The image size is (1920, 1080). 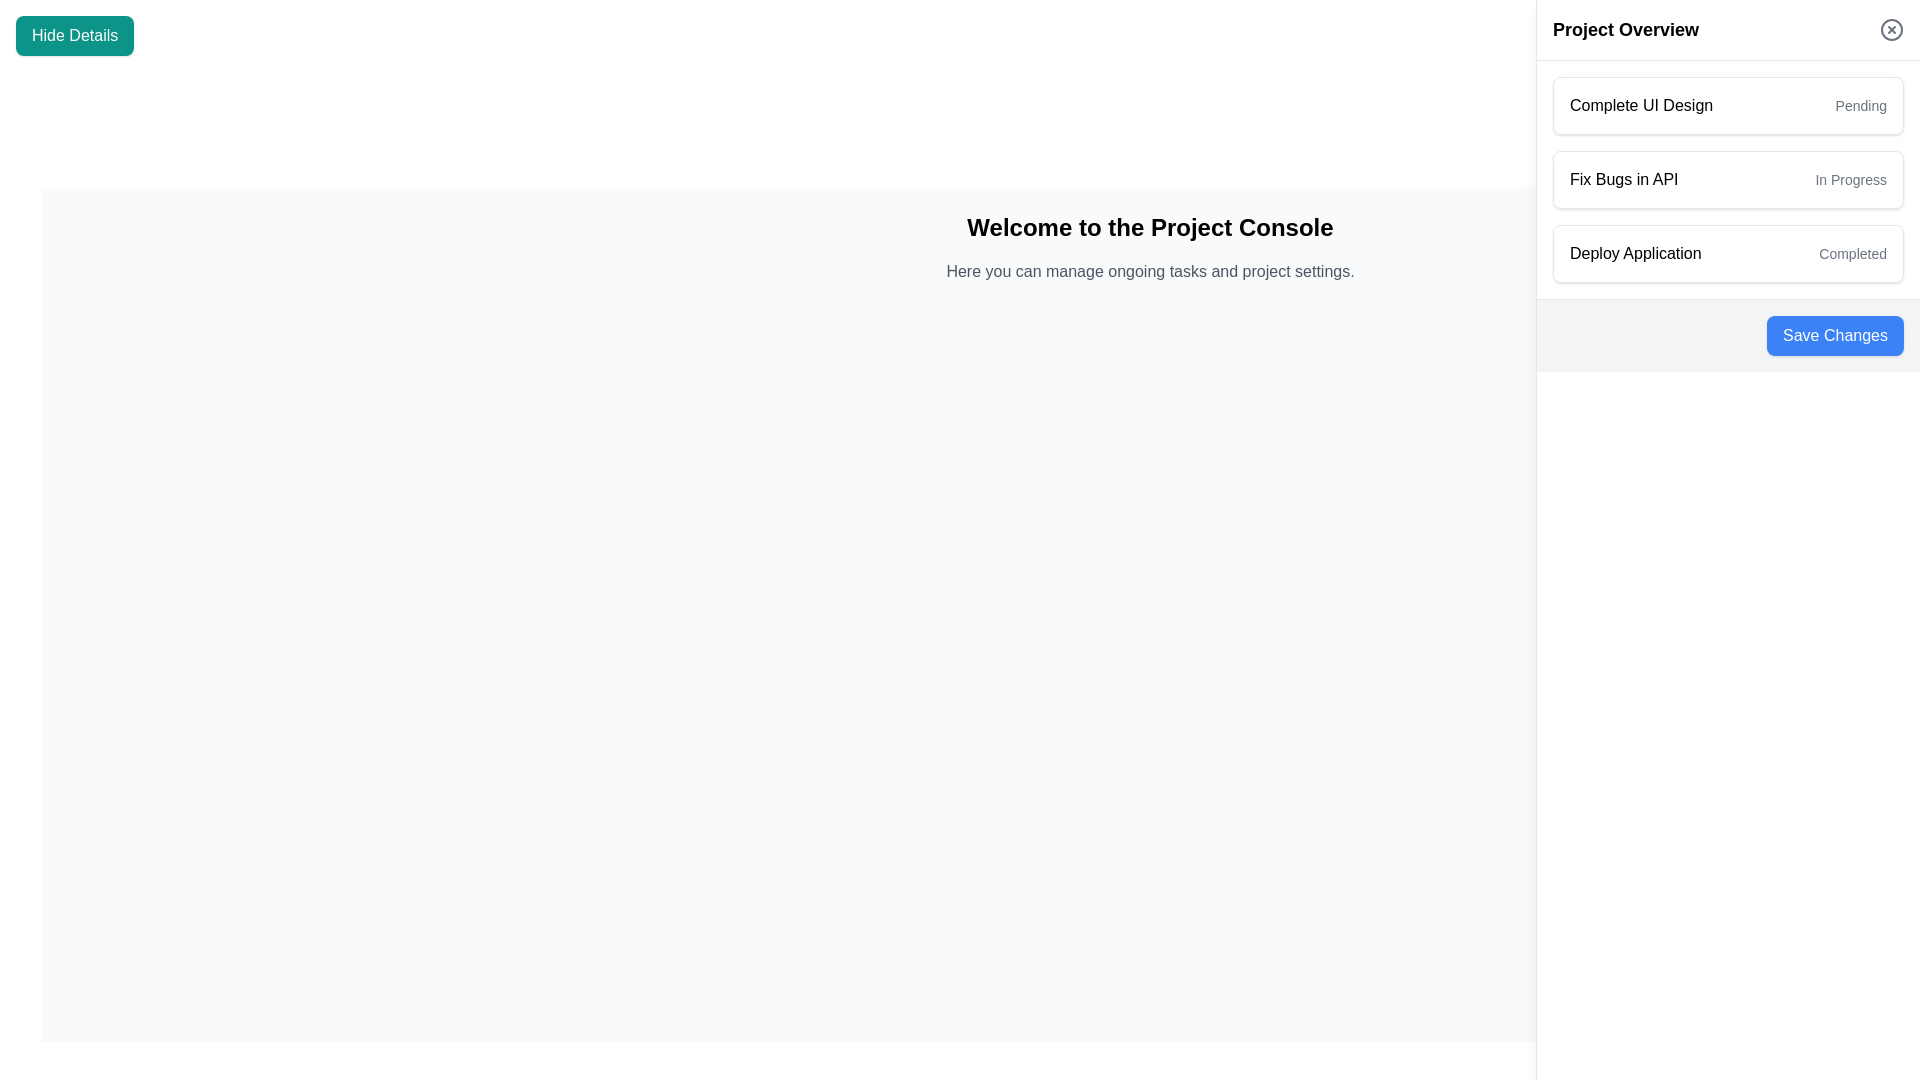 What do you see at coordinates (1150, 272) in the screenshot?
I see `the text content that reads 'Here you can manage ongoing tasks and project settings.' which is styled in a lighter gray color and is positioned directly below the title 'Welcome to the Project Console'` at bounding box center [1150, 272].